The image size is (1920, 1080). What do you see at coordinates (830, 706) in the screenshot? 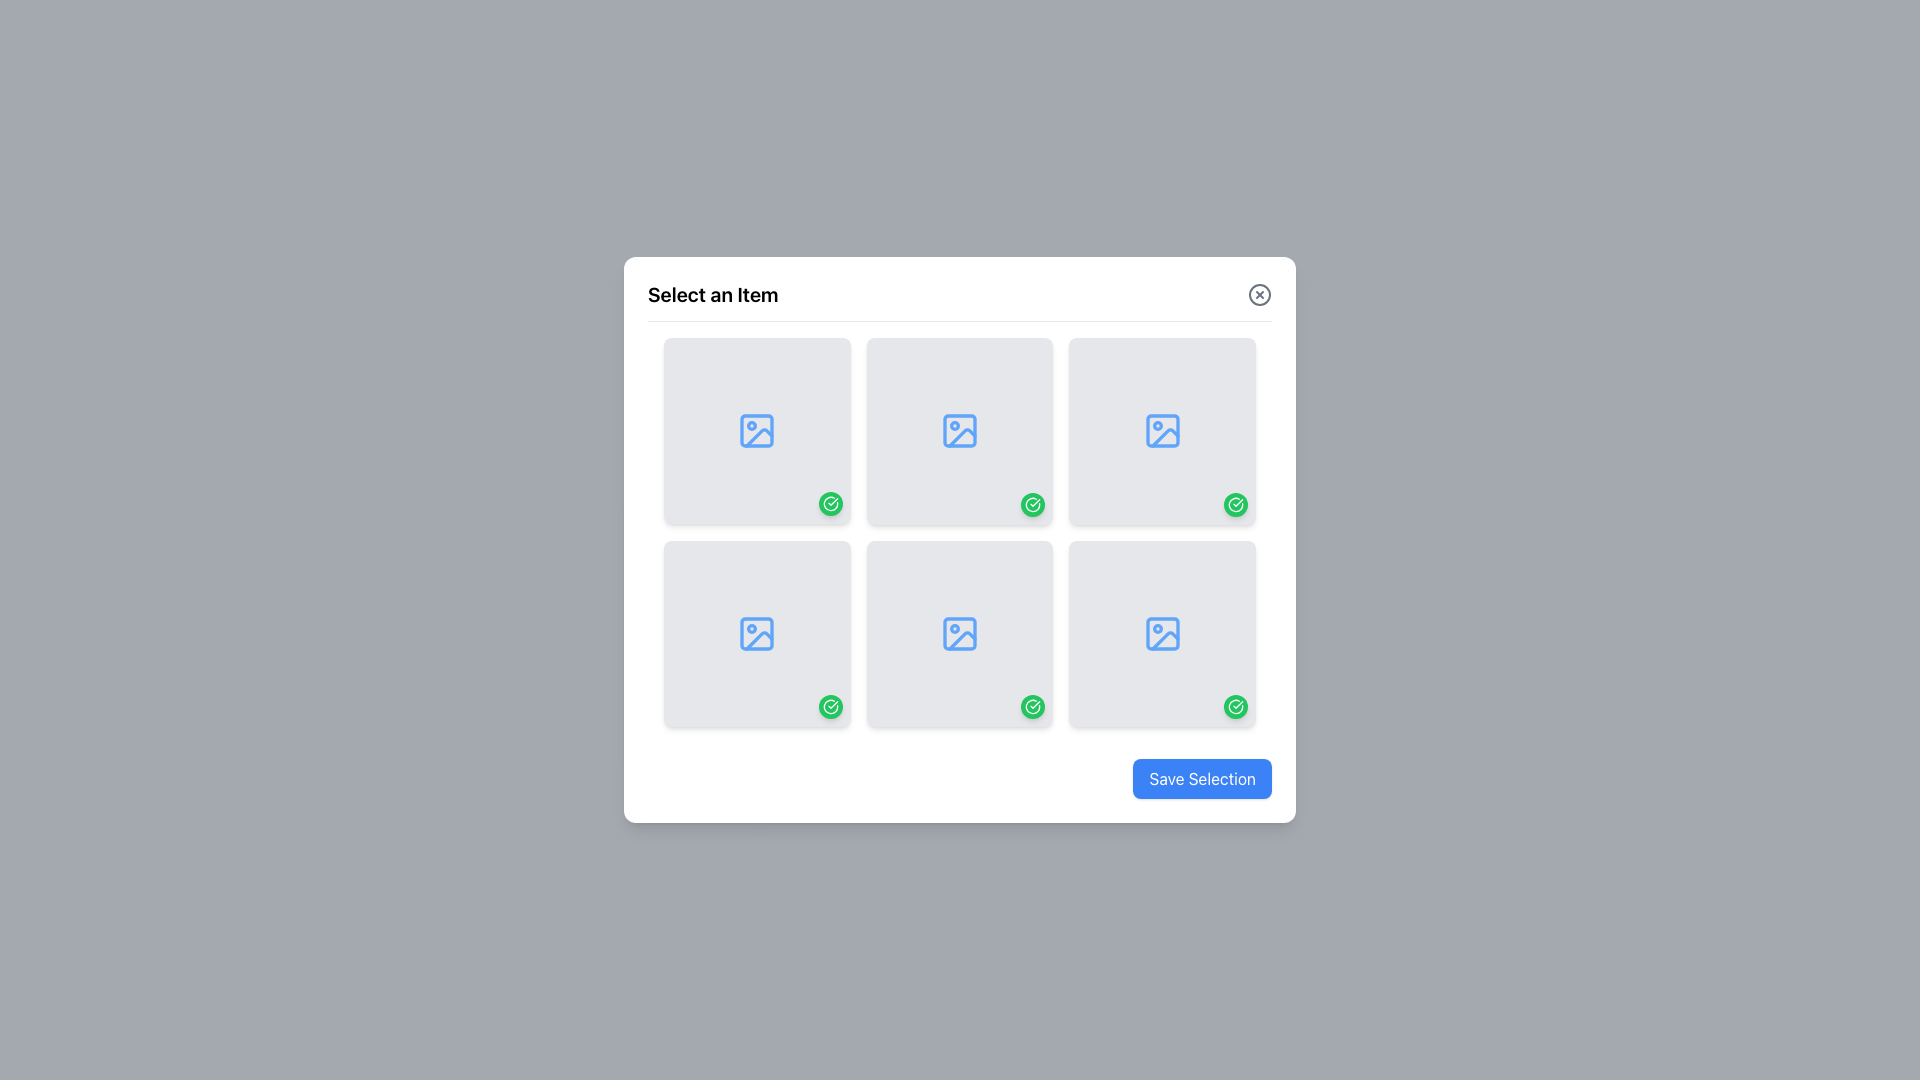
I see `the circular icon with a check mark inside a green circle located` at bounding box center [830, 706].